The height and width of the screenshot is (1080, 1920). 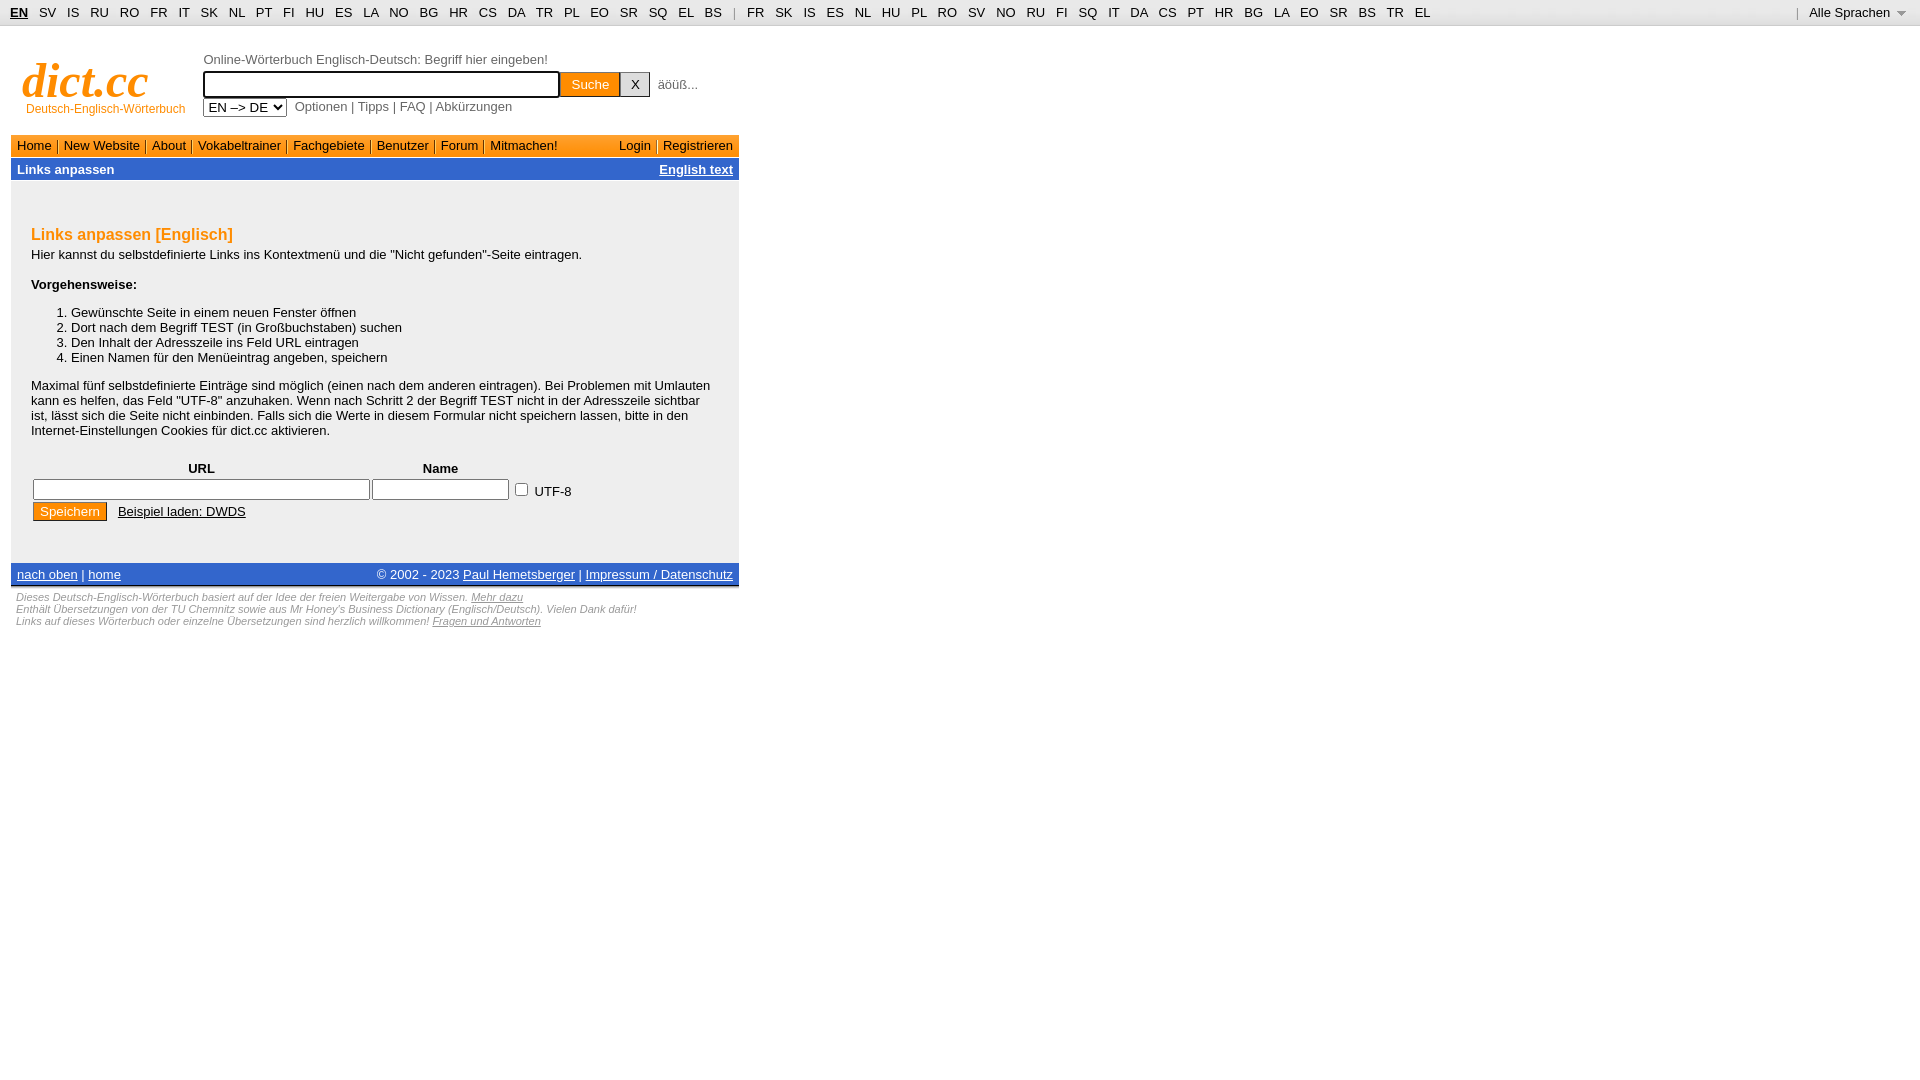 What do you see at coordinates (890, 12) in the screenshot?
I see `'HU'` at bounding box center [890, 12].